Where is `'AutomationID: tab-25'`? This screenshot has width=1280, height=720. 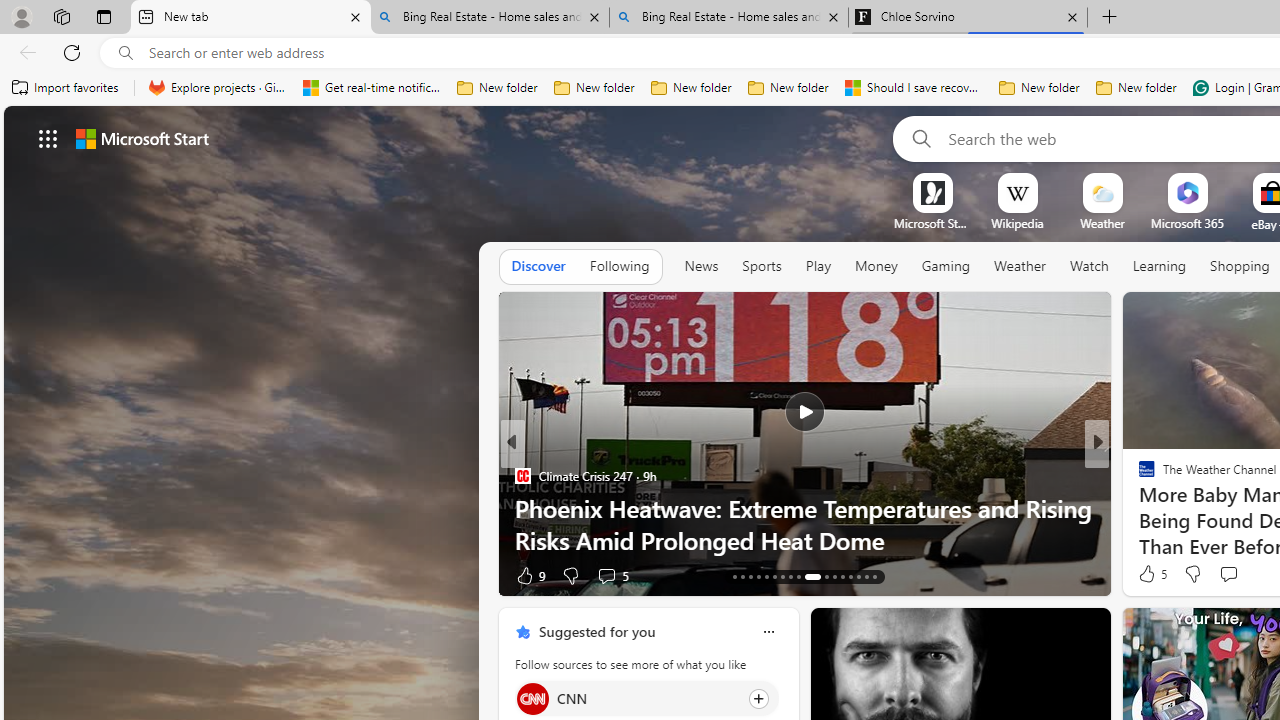
'AutomationID: tab-25' is located at coordinates (842, 577).